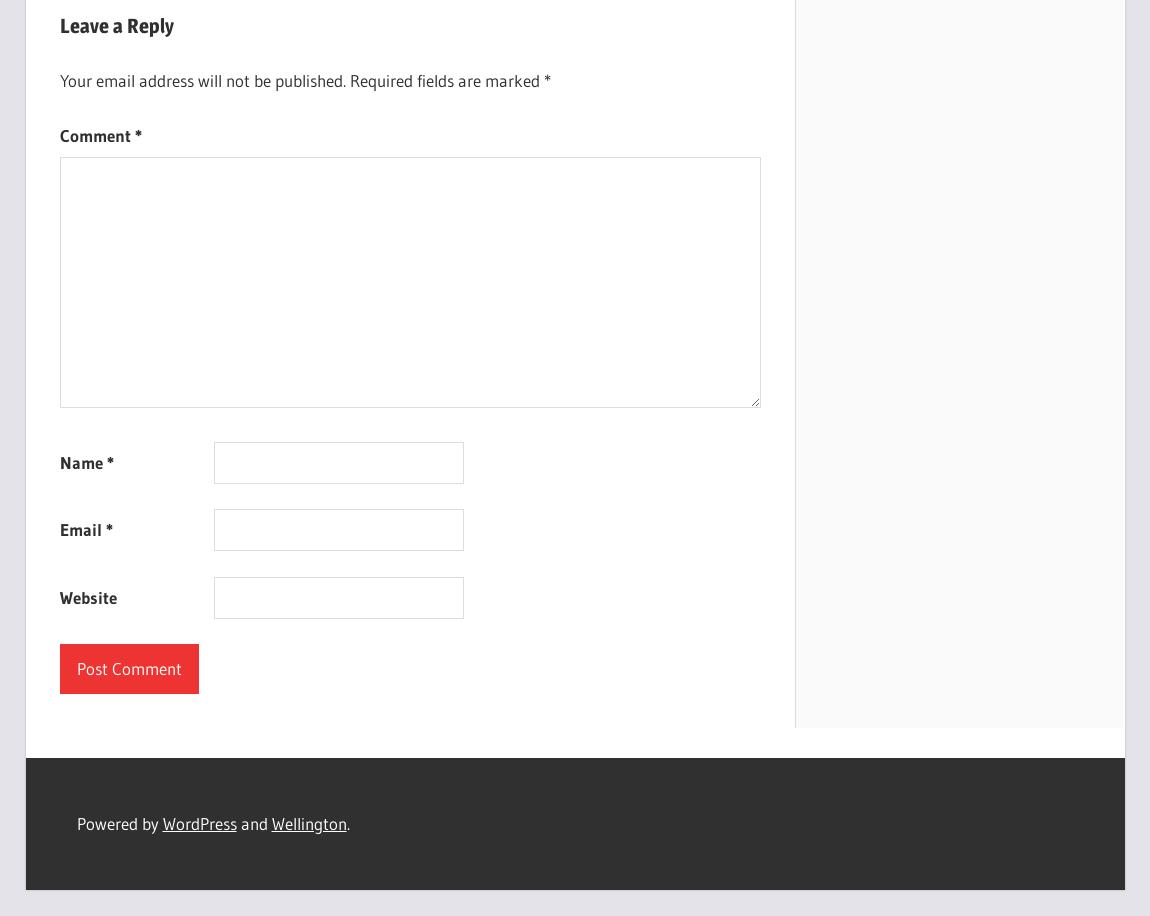 The height and width of the screenshot is (916, 1150). What do you see at coordinates (115, 26) in the screenshot?
I see `'Leave a Reply'` at bounding box center [115, 26].